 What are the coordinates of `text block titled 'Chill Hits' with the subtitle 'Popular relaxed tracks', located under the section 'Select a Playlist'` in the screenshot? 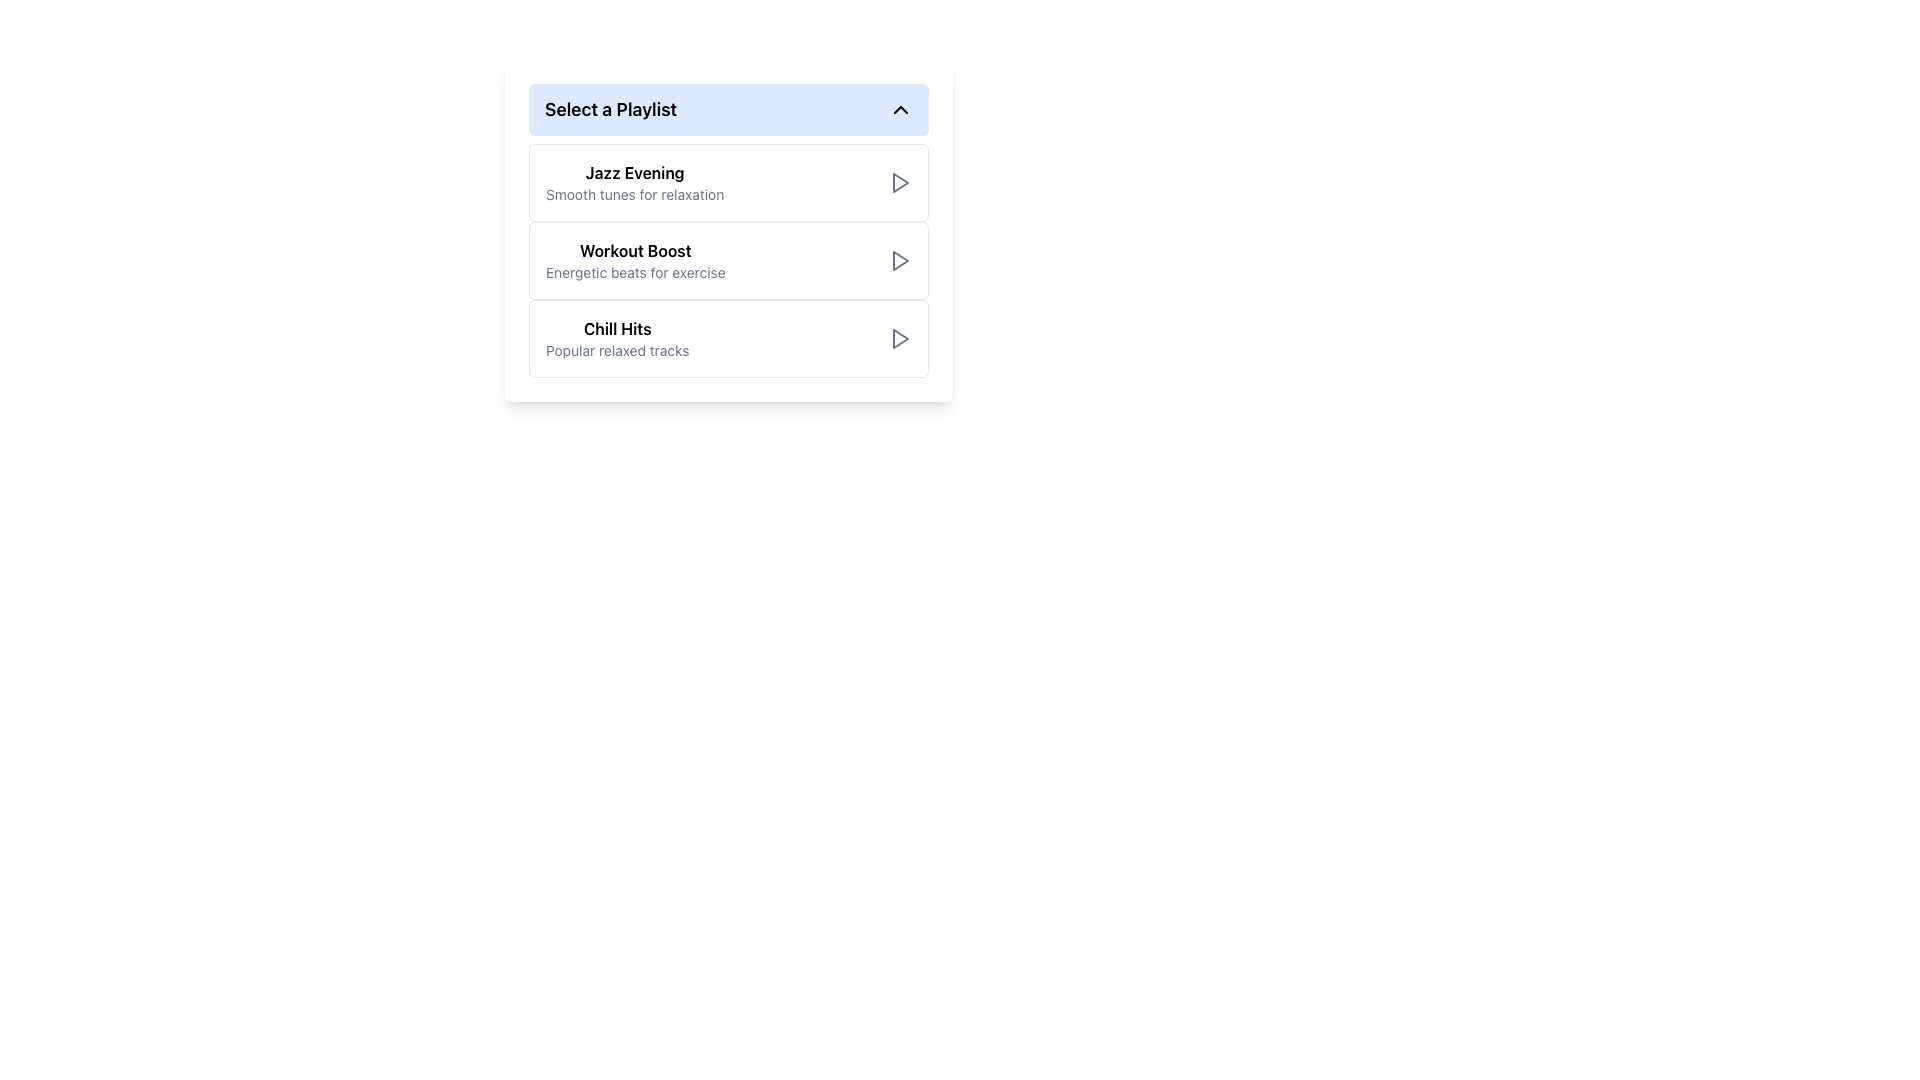 It's located at (616, 338).